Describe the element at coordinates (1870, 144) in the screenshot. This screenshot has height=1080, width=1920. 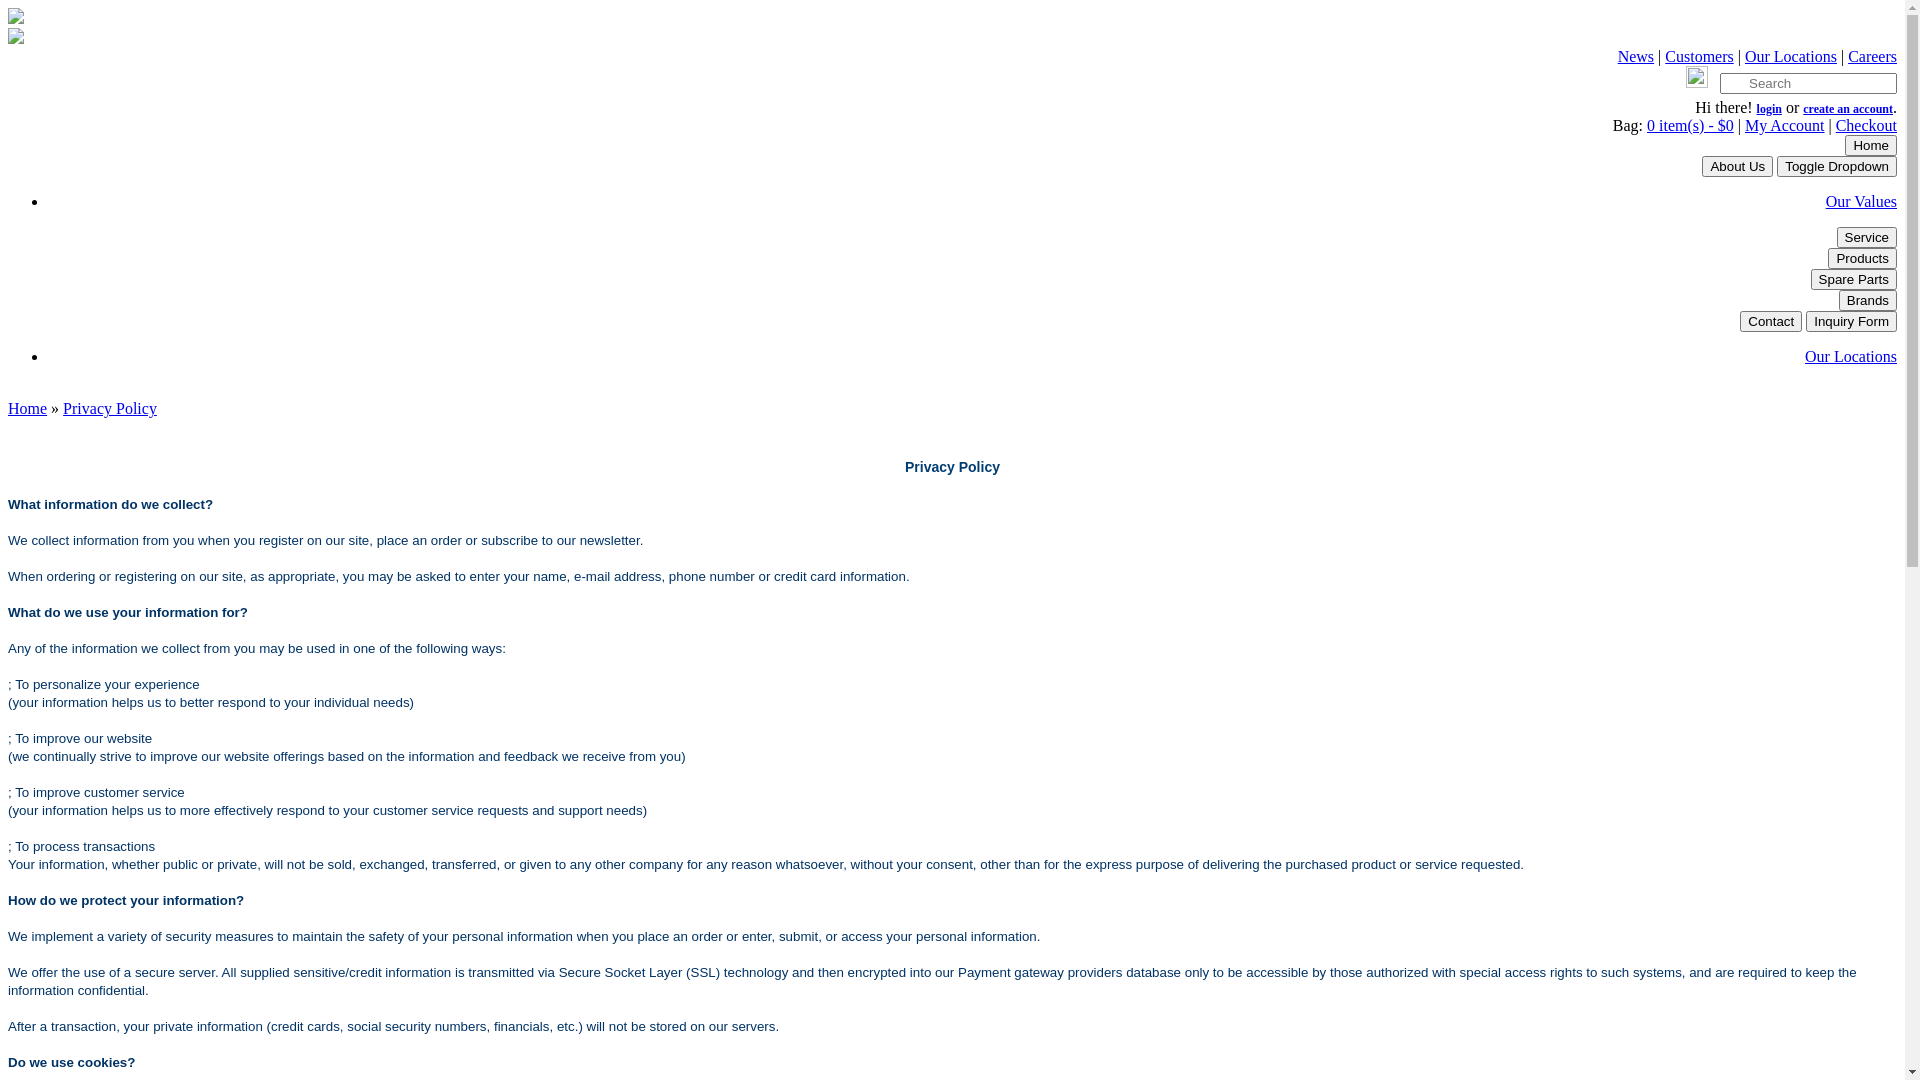
I see `'Home'` at that location.